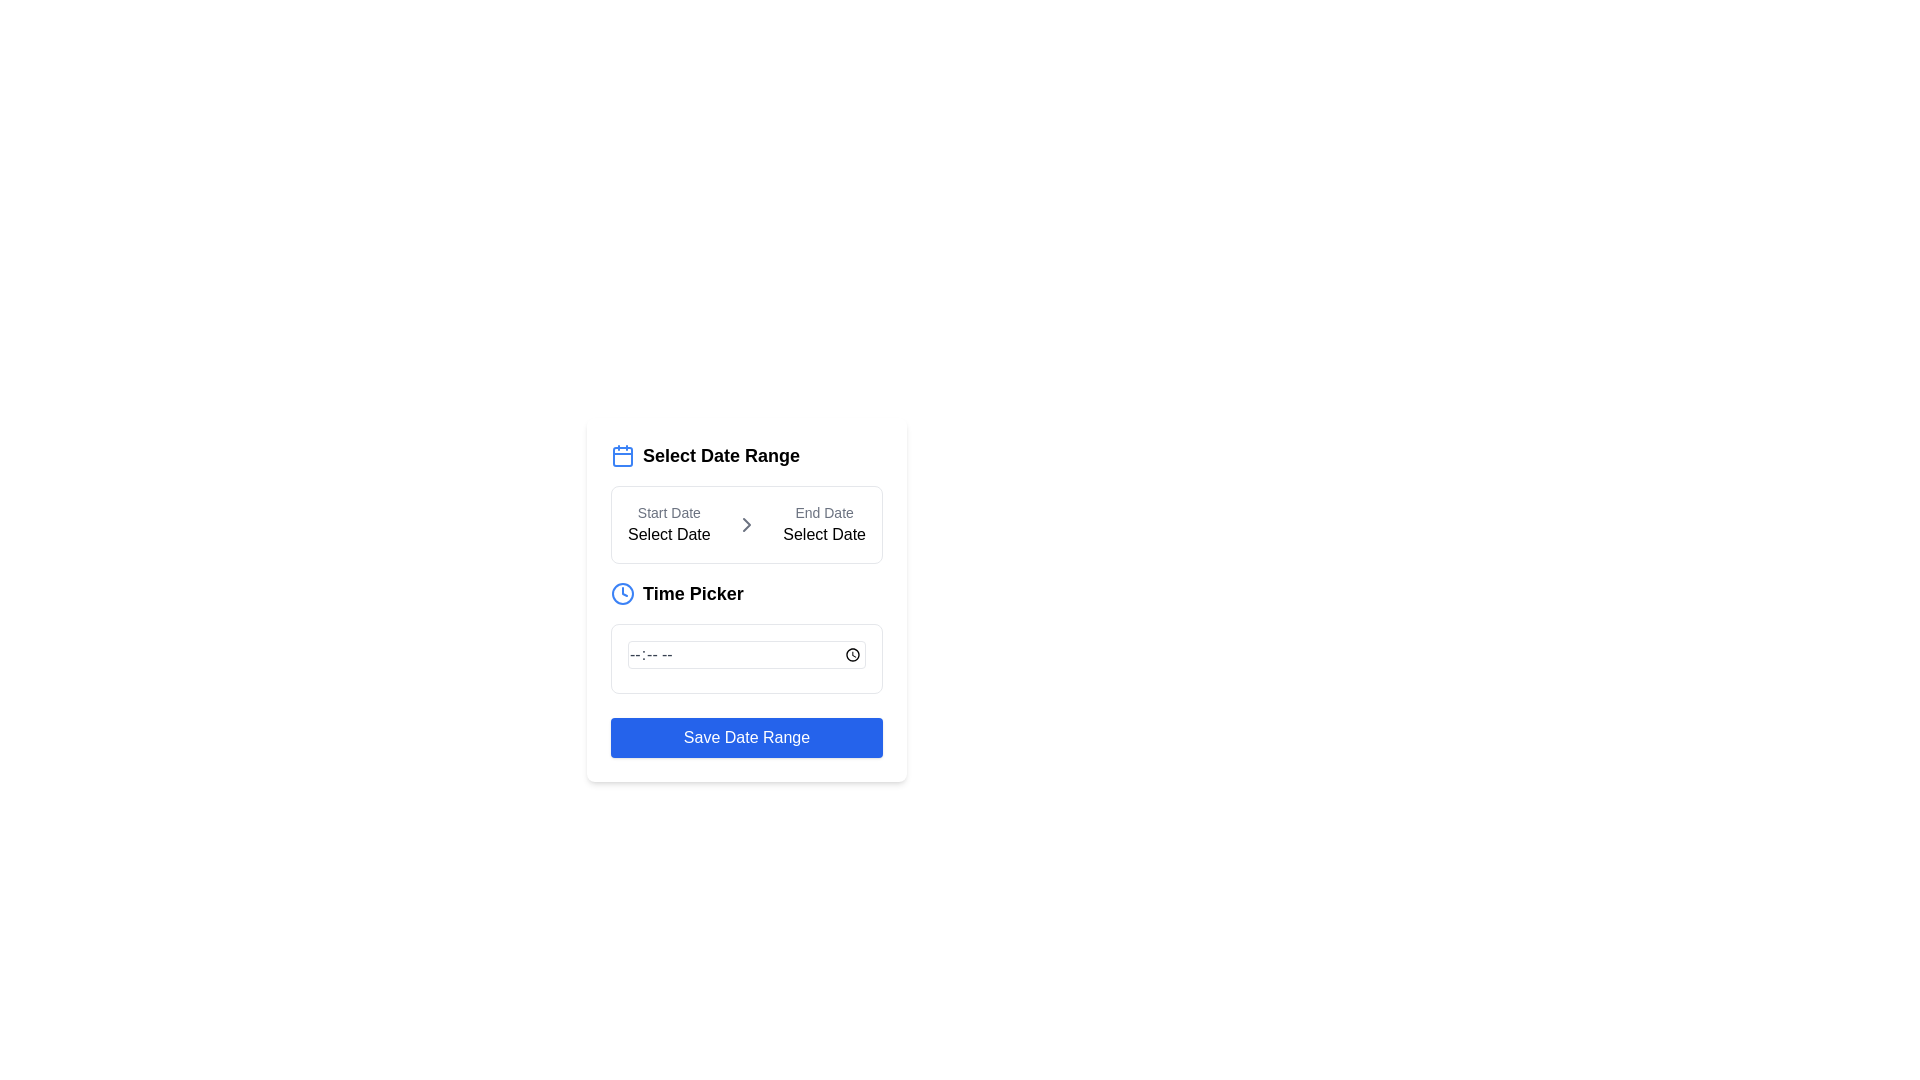 This screenshot has width=1920, height=1080. What do you see at coordinates (622, 593) in the screenshot?
I see `the clock icon that represents the time selection functionality, located to the left of the 'Time Picker' label` at bounding box center [622, 593].